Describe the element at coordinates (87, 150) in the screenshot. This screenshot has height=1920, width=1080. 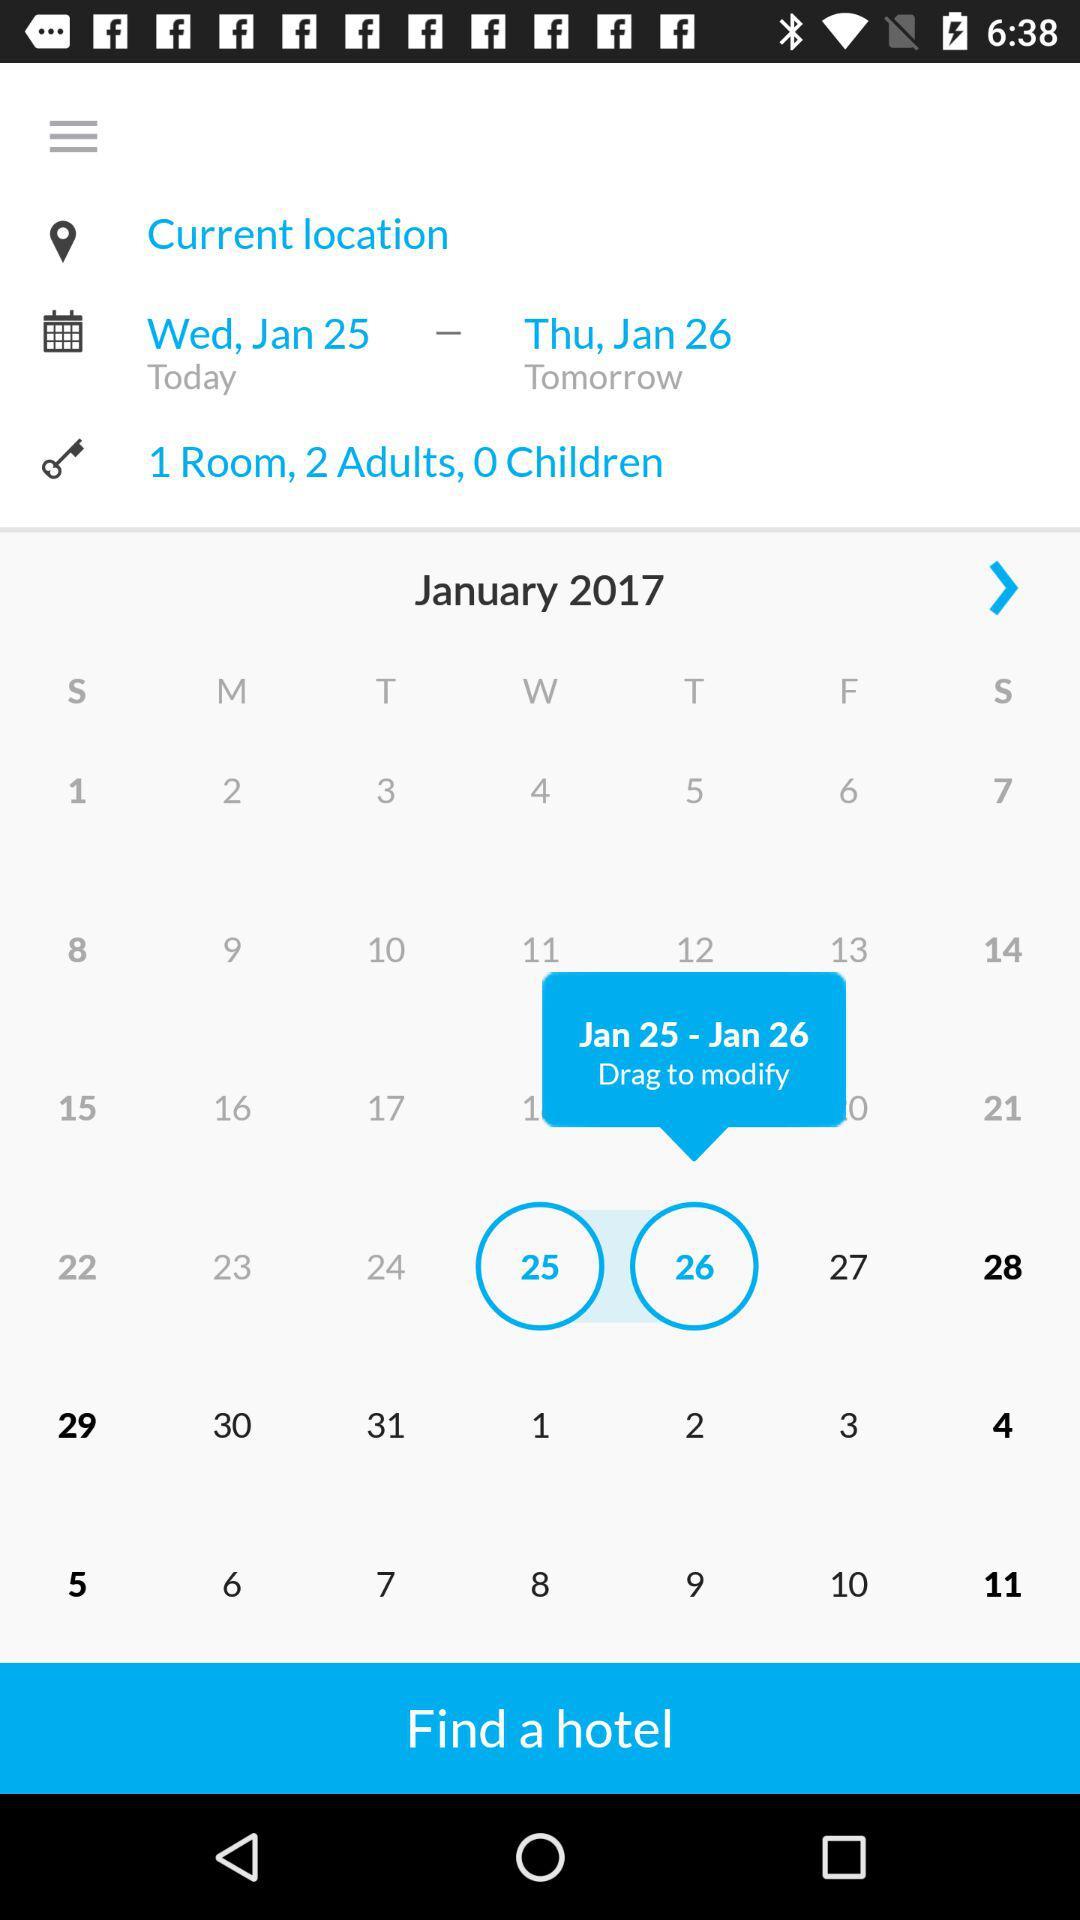
I see `the menu bar` at that location.